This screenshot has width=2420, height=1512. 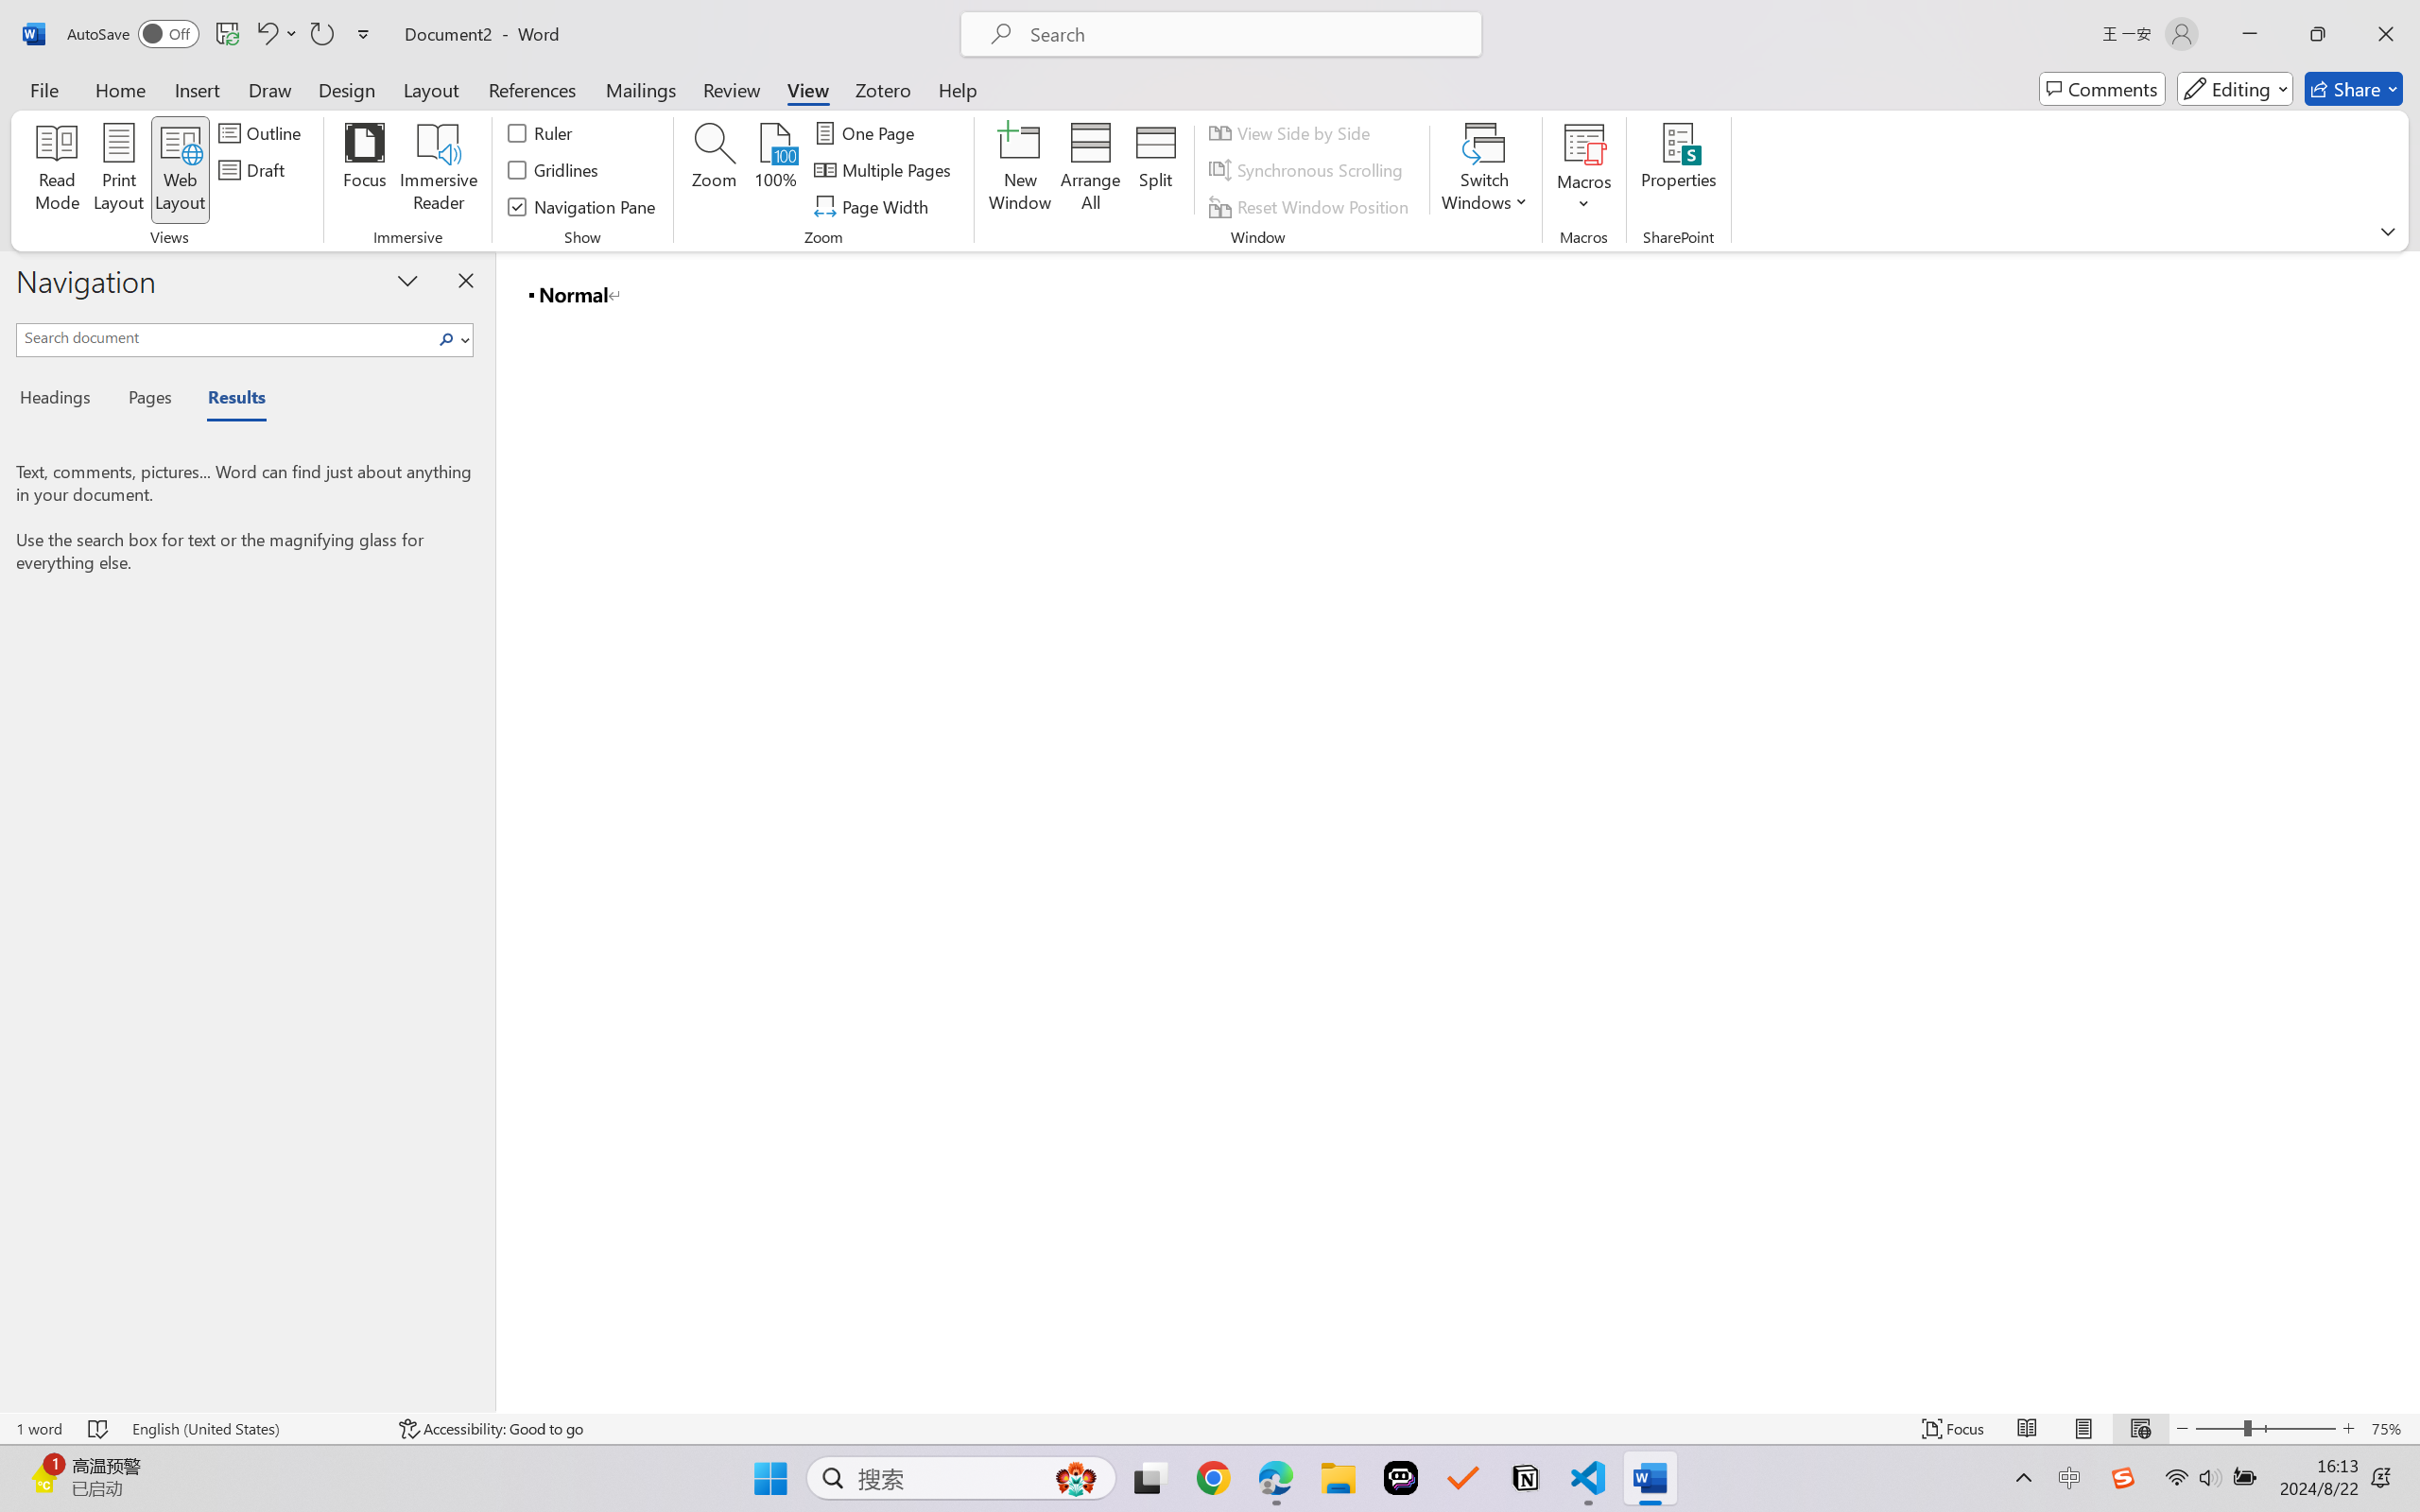 What do you see at coordinates (1583, 143) in the screenshot?
I see `'View Macros'` at bounding box center [1583, 143].